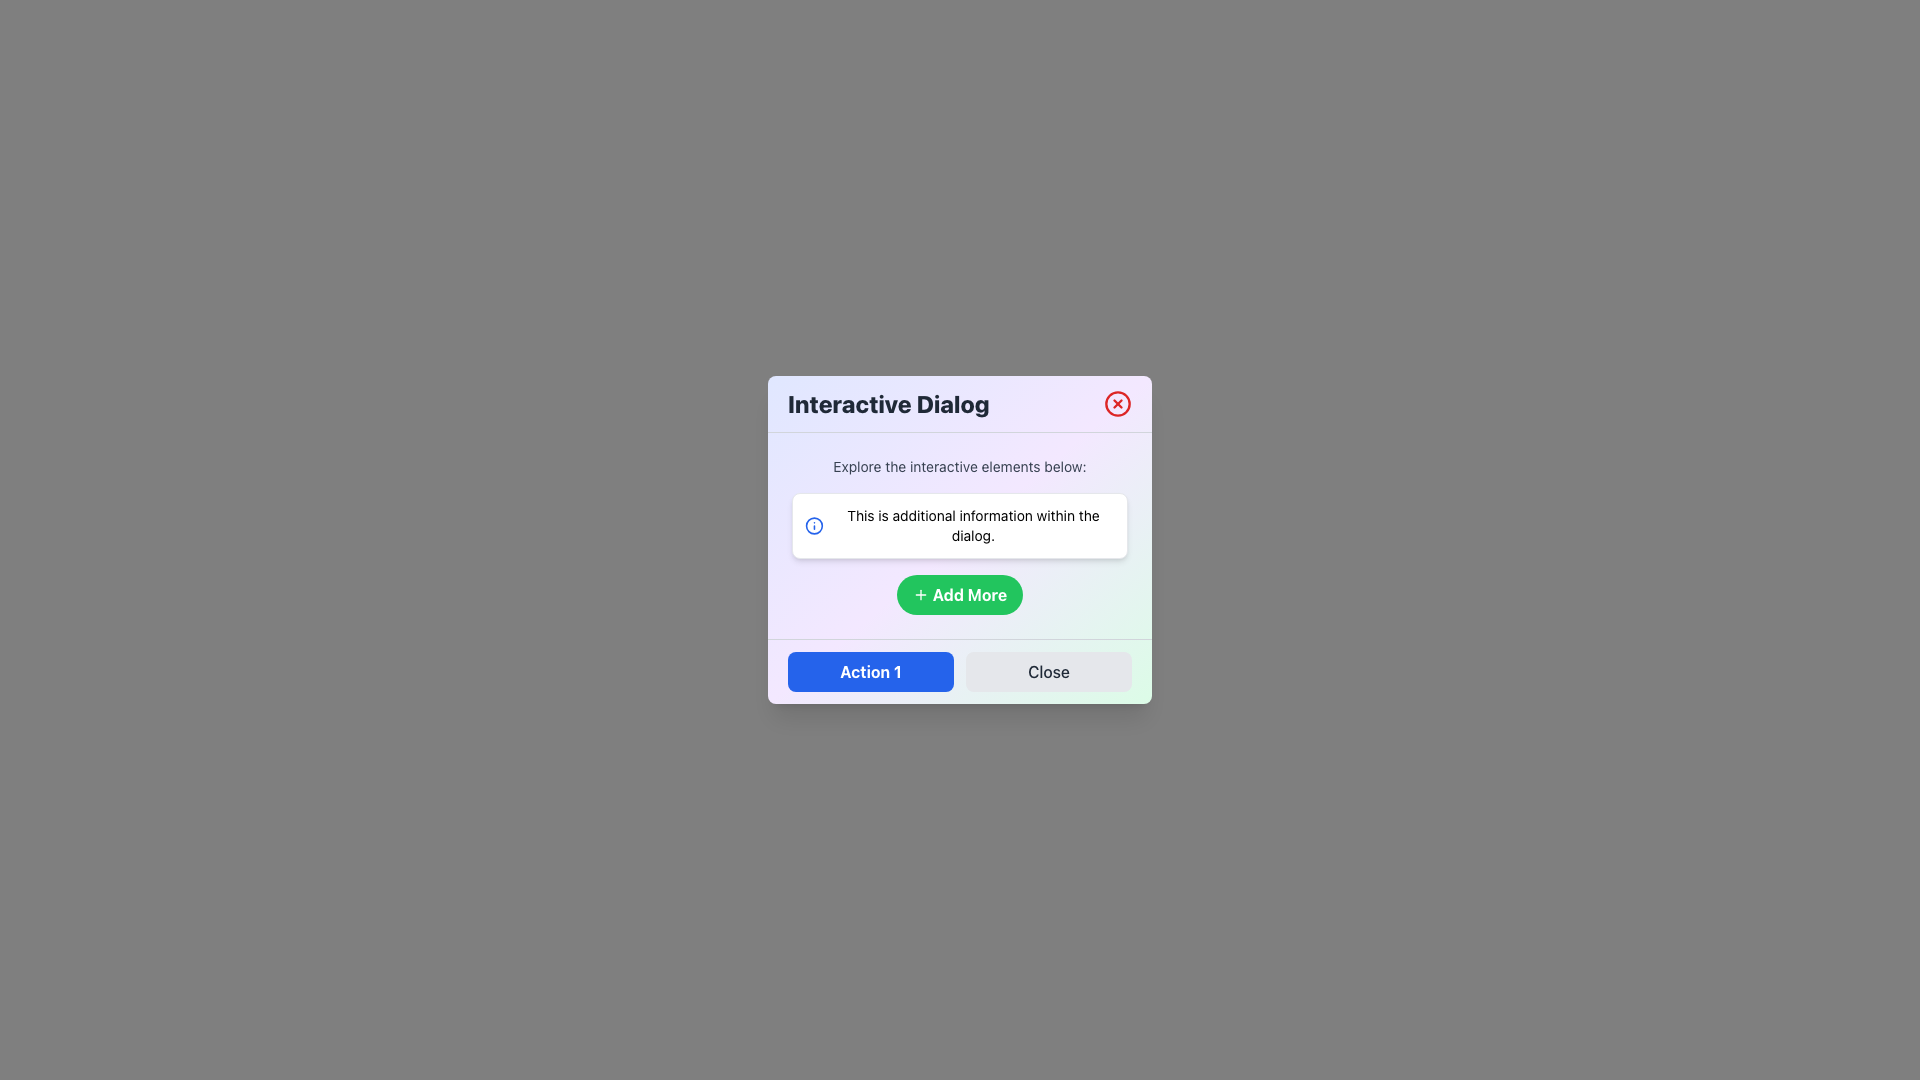 The height and width of the screenshot is (1080, 1920). Describe the element at coordinates (870, 671) in the screenshot. I see `the rectangular button with a blue background and white bold text labeled 'Action 1', located at the bottom section of the dialog box for keyboard interaction` at that location.